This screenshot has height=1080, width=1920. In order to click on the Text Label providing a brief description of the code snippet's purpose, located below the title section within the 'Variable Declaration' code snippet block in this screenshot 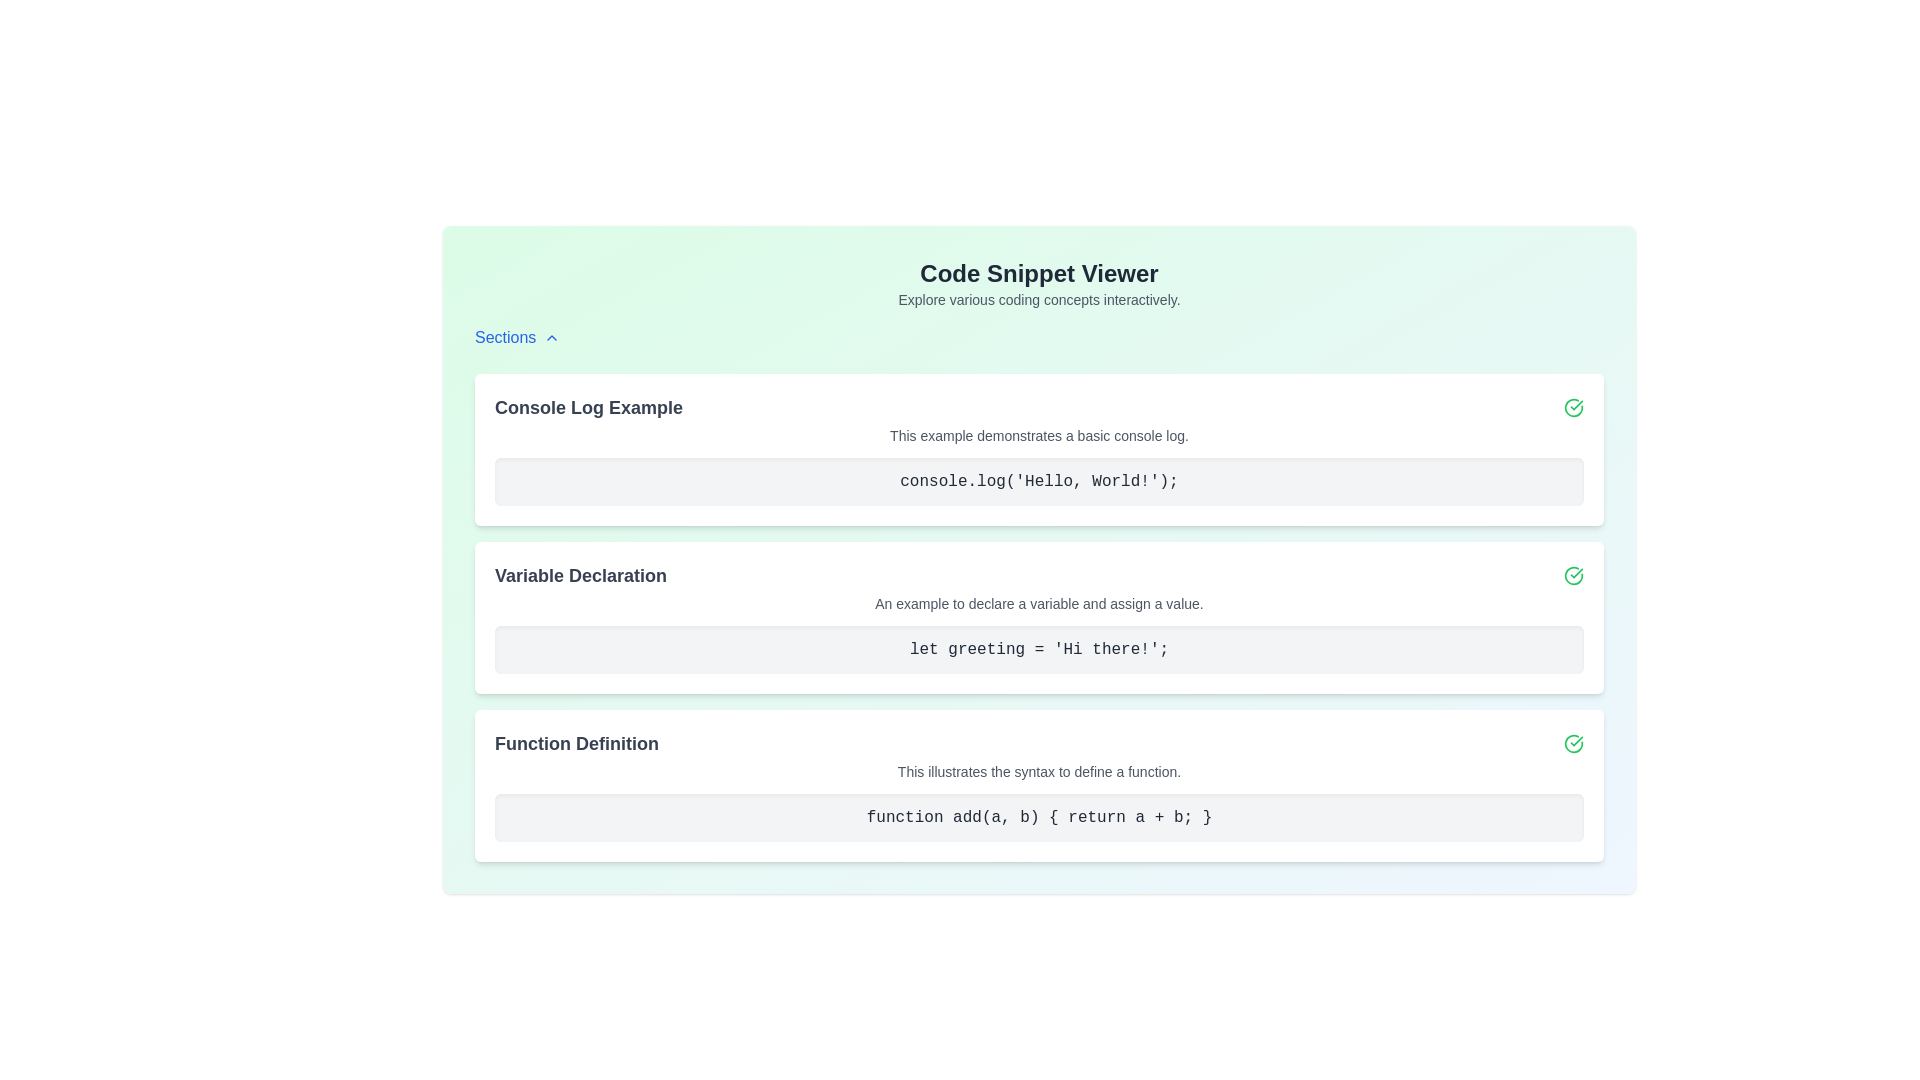, I will do `click(1039, 603)`.